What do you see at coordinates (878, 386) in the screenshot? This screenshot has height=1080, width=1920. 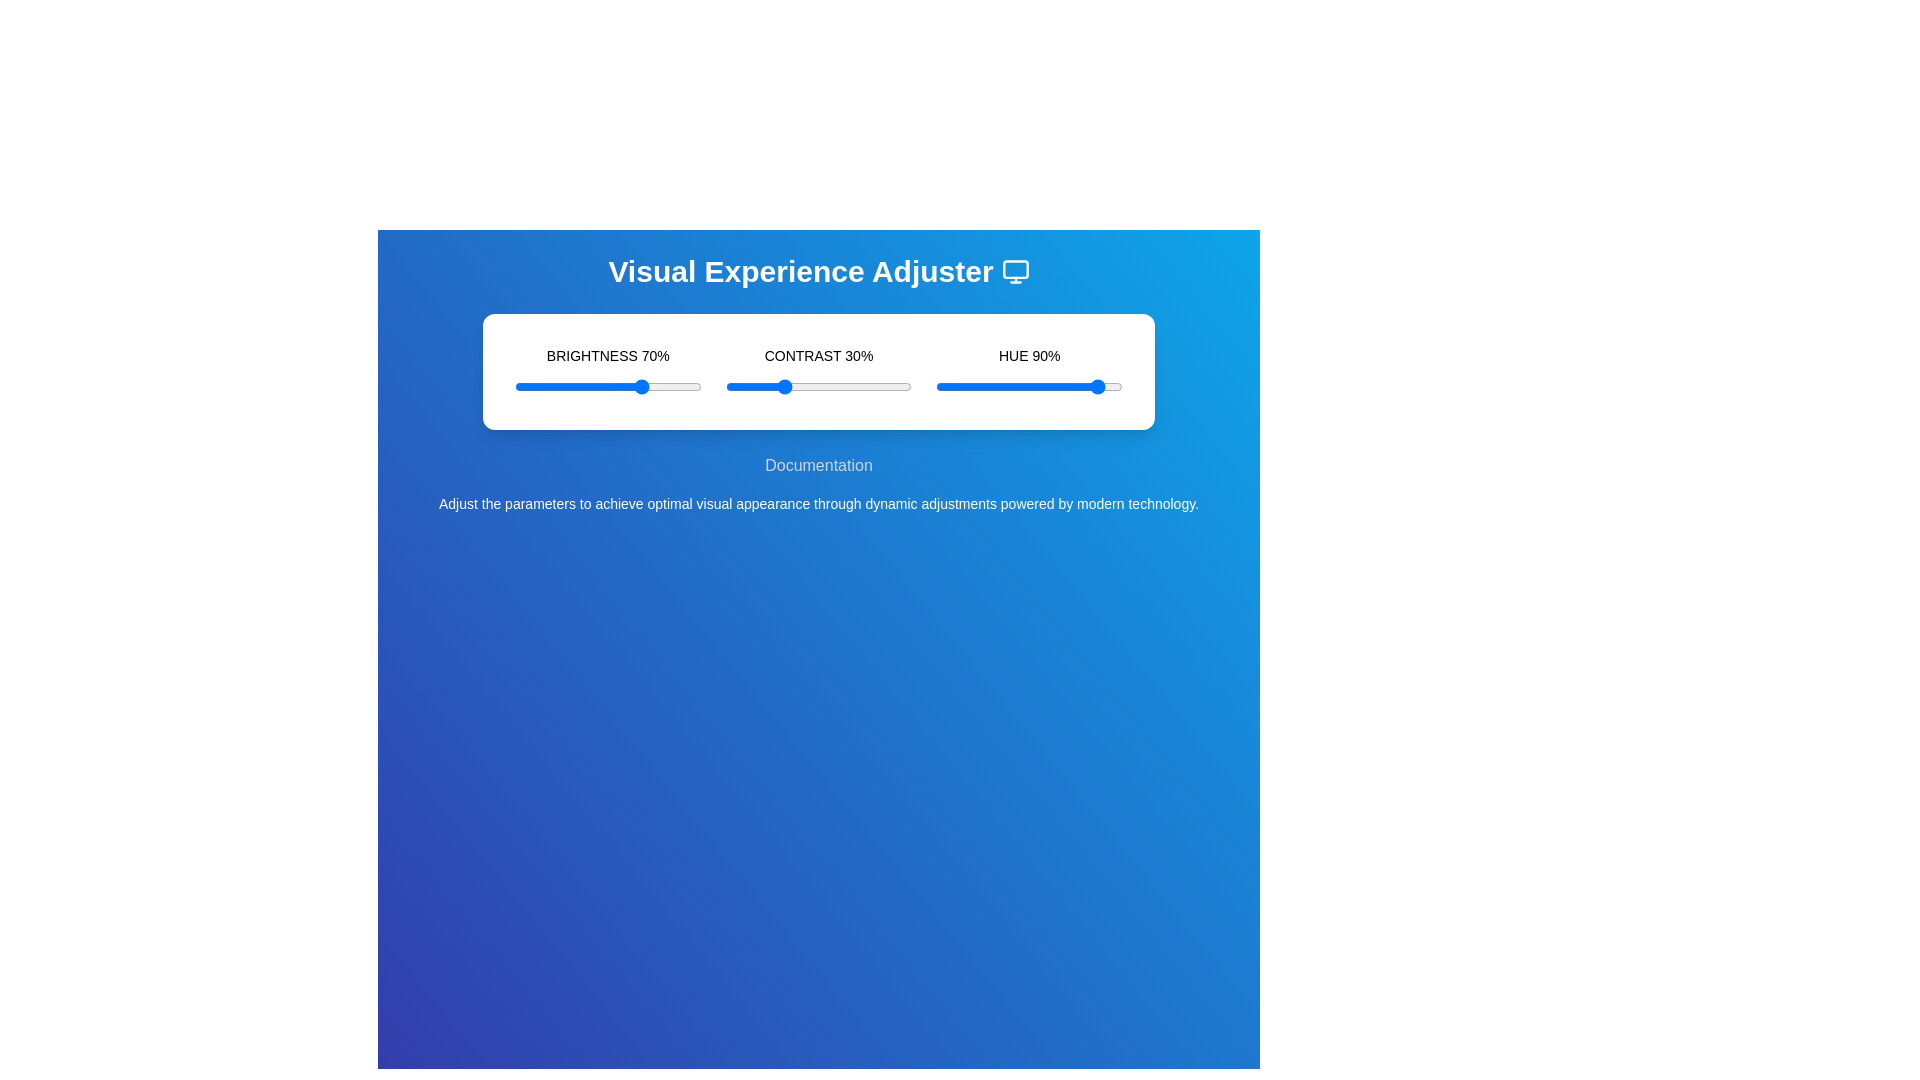 I see `the contrast slider to set the contrast level to 82` at bounding box center [878, 386].